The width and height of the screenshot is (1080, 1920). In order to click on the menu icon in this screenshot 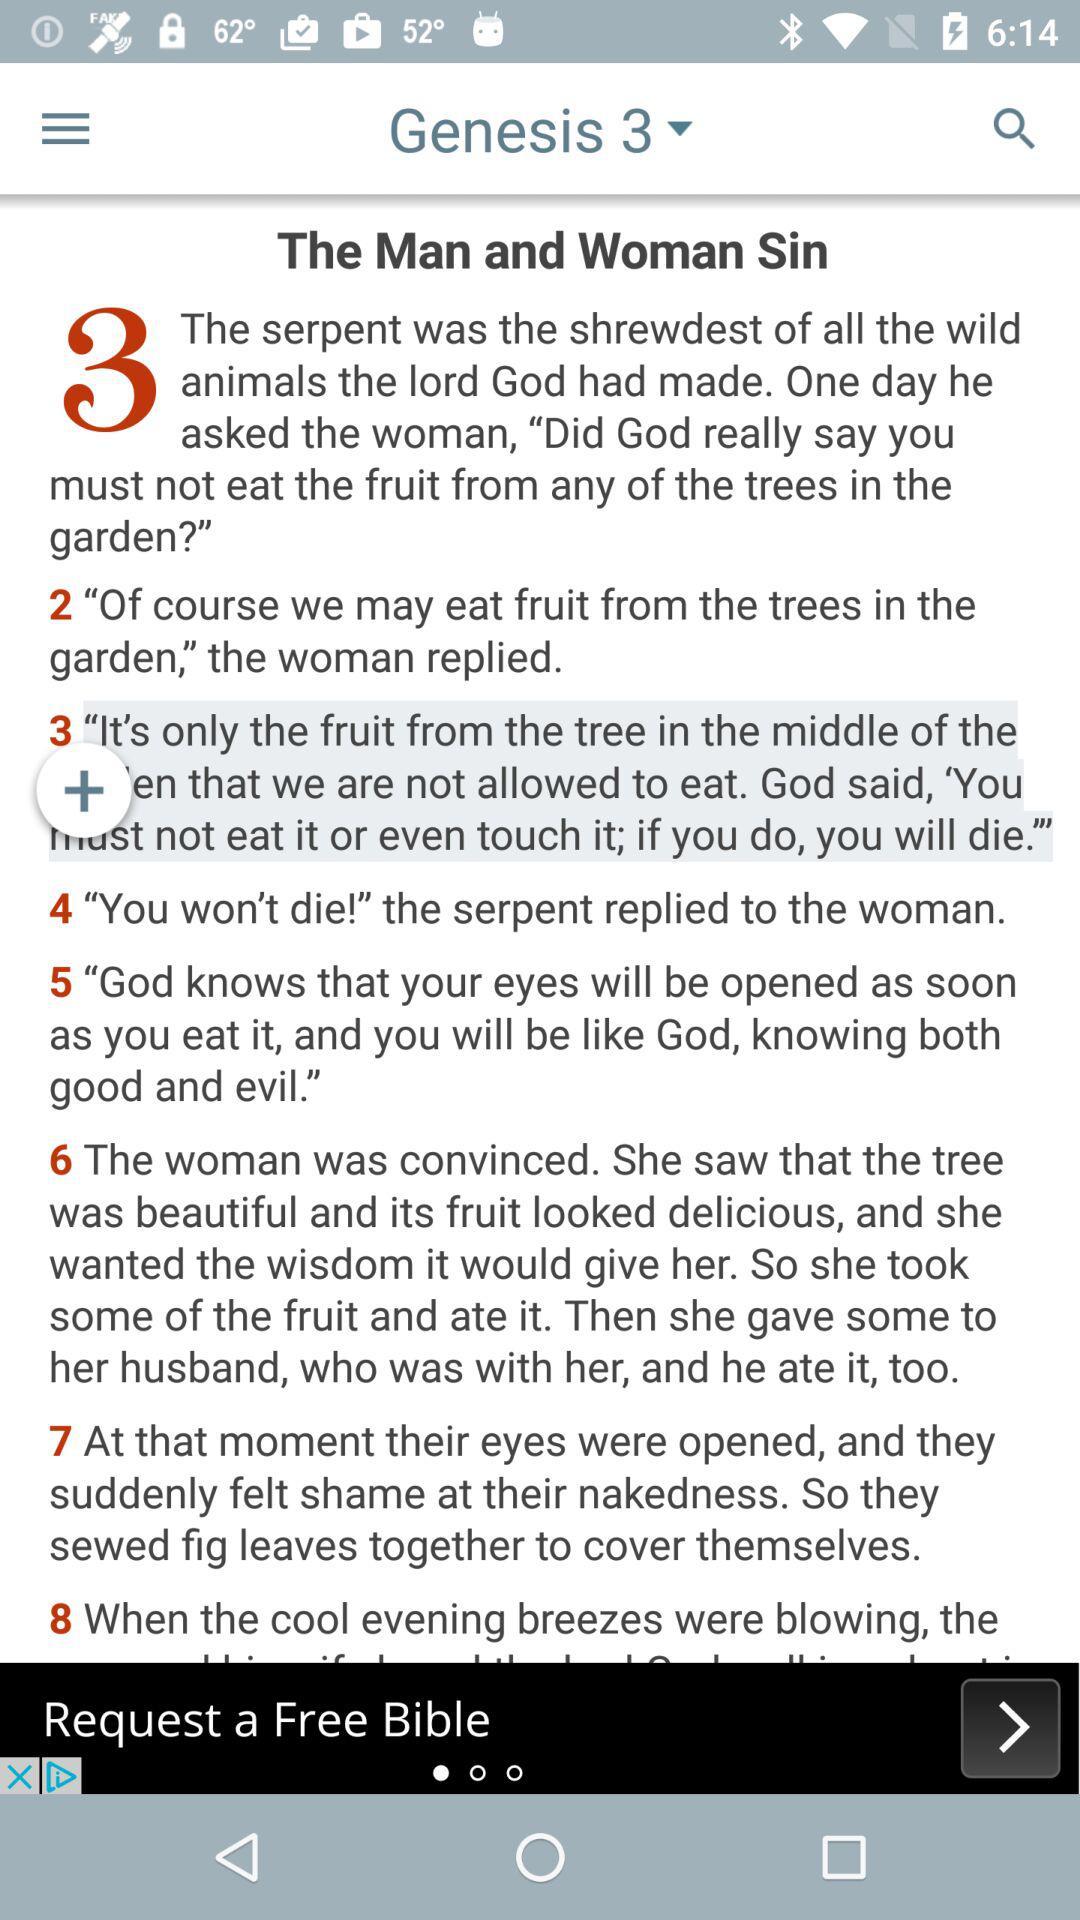, I will do `click(64, 127)`.